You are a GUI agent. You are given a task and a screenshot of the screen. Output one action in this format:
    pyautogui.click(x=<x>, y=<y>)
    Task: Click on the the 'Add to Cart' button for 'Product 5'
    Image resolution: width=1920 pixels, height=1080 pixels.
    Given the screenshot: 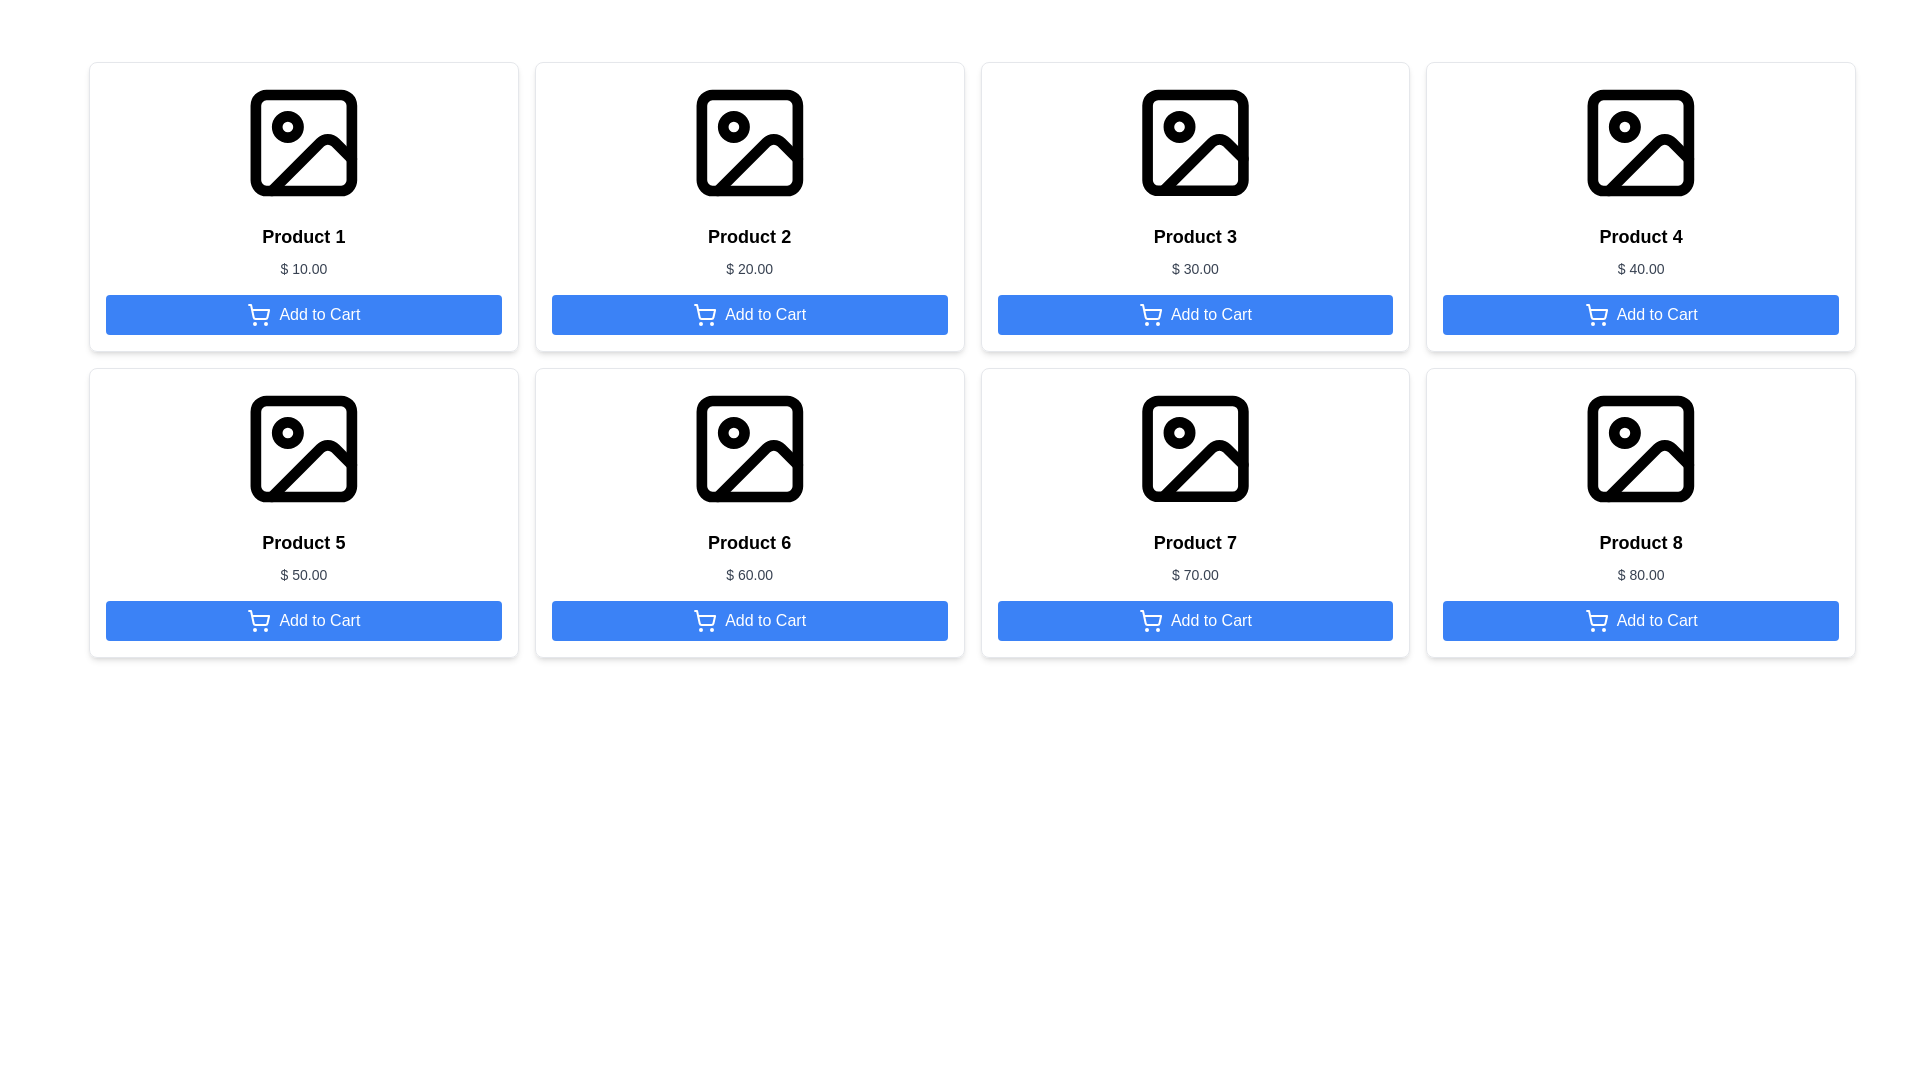 What is the action you would take?
    pyautogui.click(x=302, y=620)
    